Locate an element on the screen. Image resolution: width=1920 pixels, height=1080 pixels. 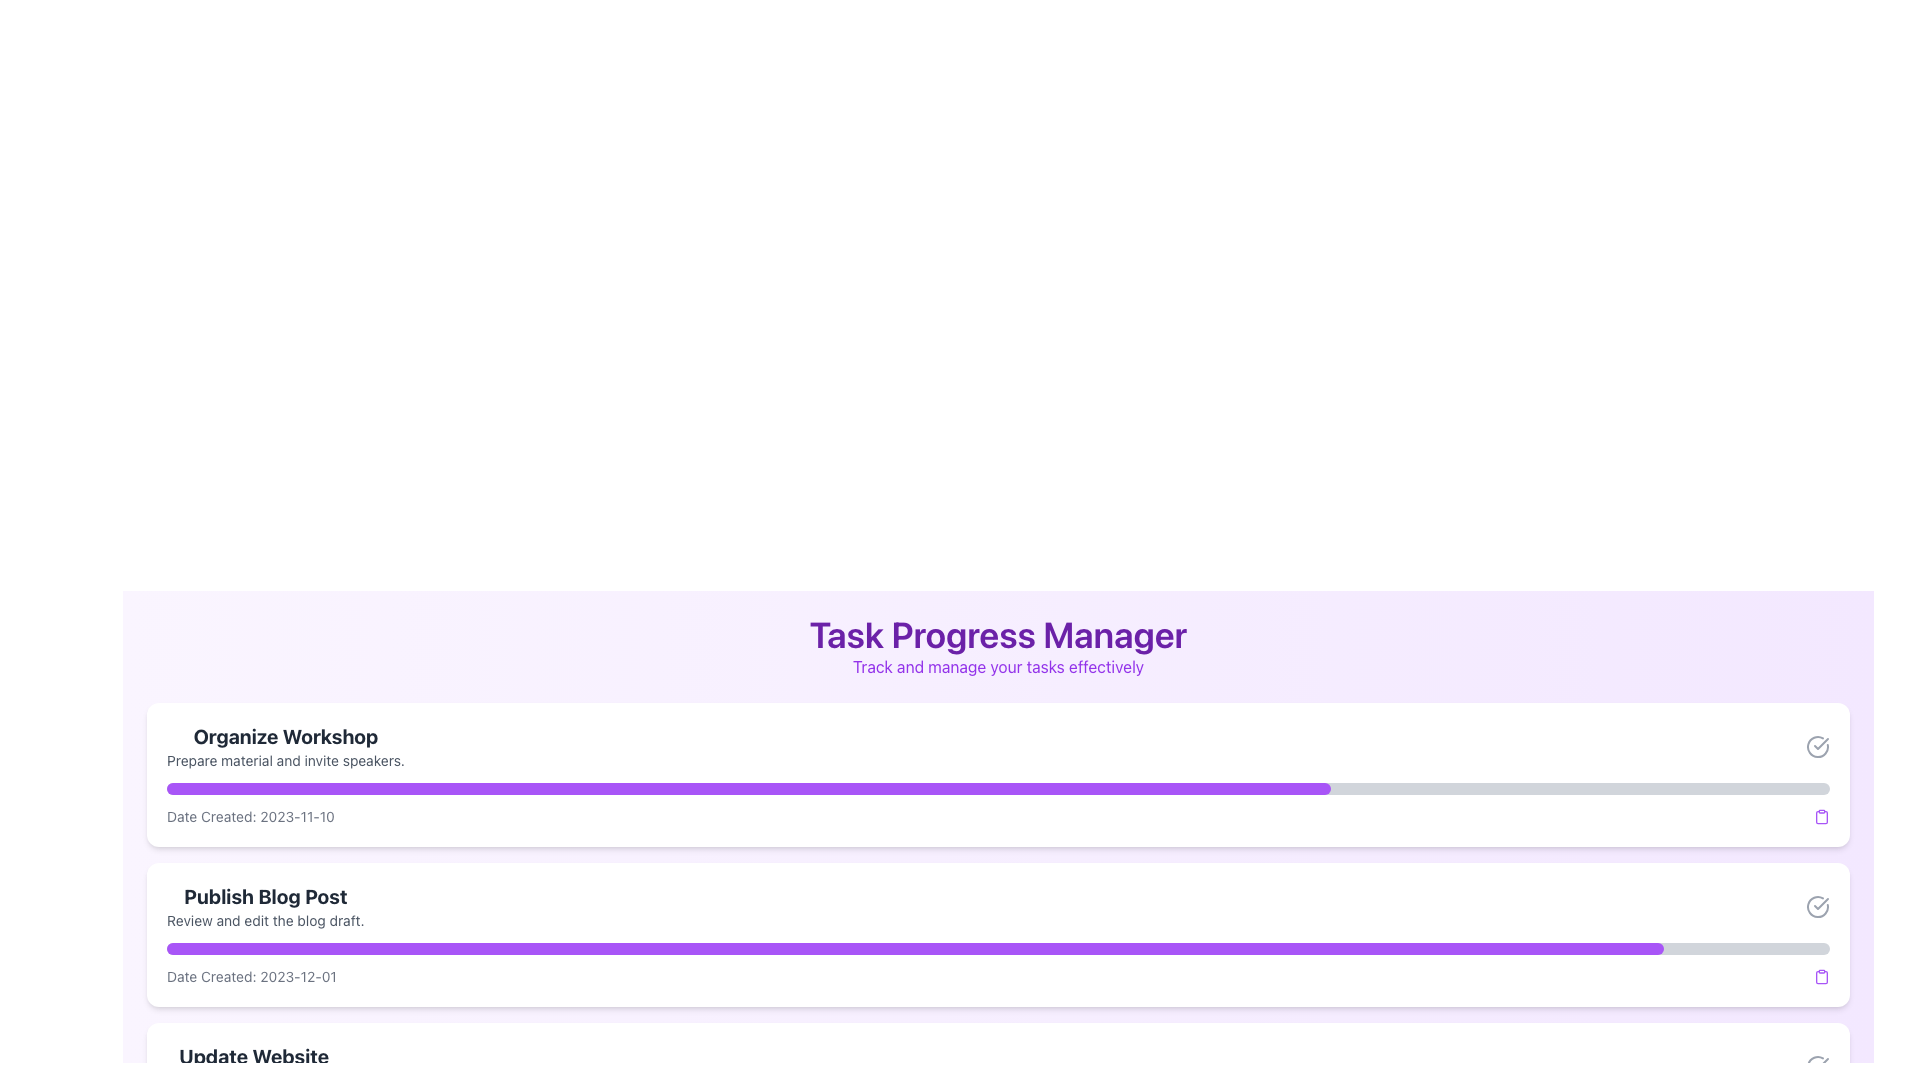
the text label displaying 'Date Created: 2023-11-10' located under the 'Organize Workshop' section in the task card is located at coordinates (249, 817).